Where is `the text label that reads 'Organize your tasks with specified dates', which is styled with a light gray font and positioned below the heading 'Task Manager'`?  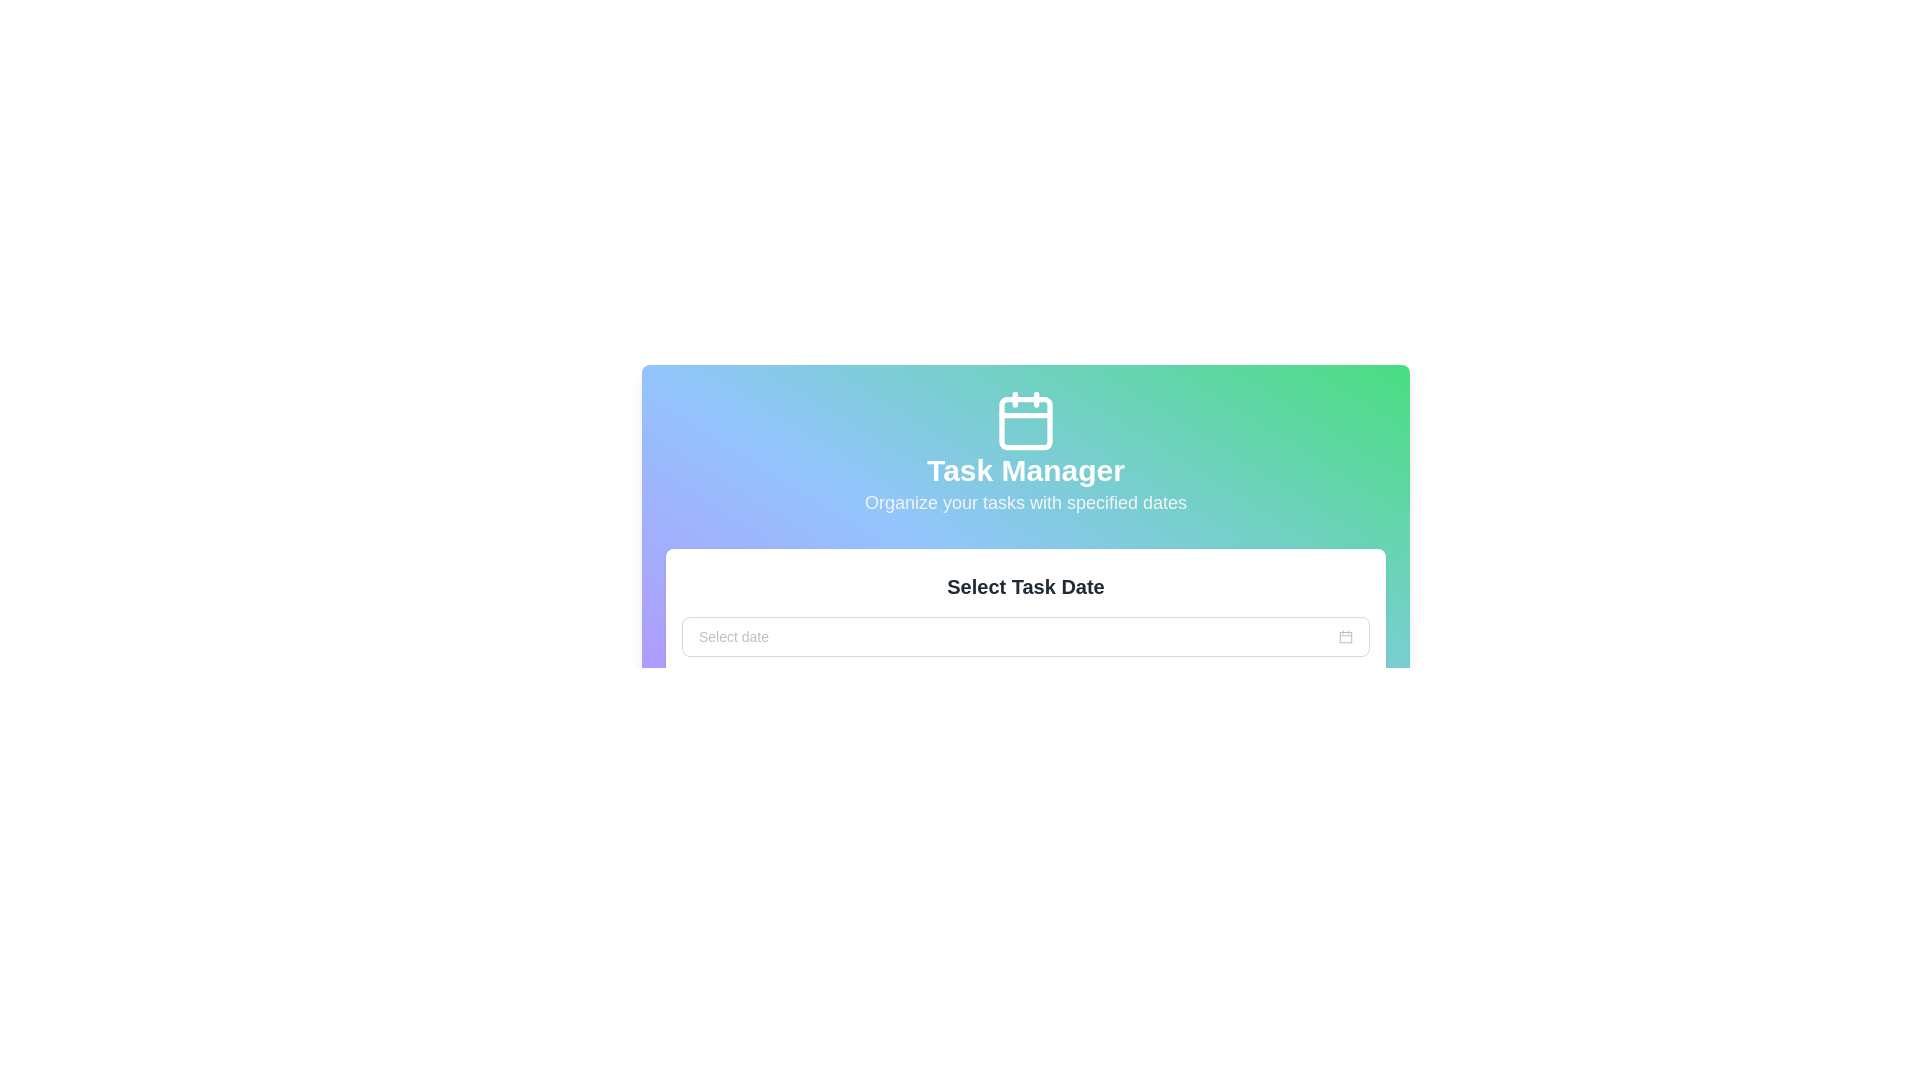
the text label that reads 'Organize your tasks with specified dates', which is styled with a light gray font and positioned below the heading 'Task Manager' is located at coordinates (1026, 501).